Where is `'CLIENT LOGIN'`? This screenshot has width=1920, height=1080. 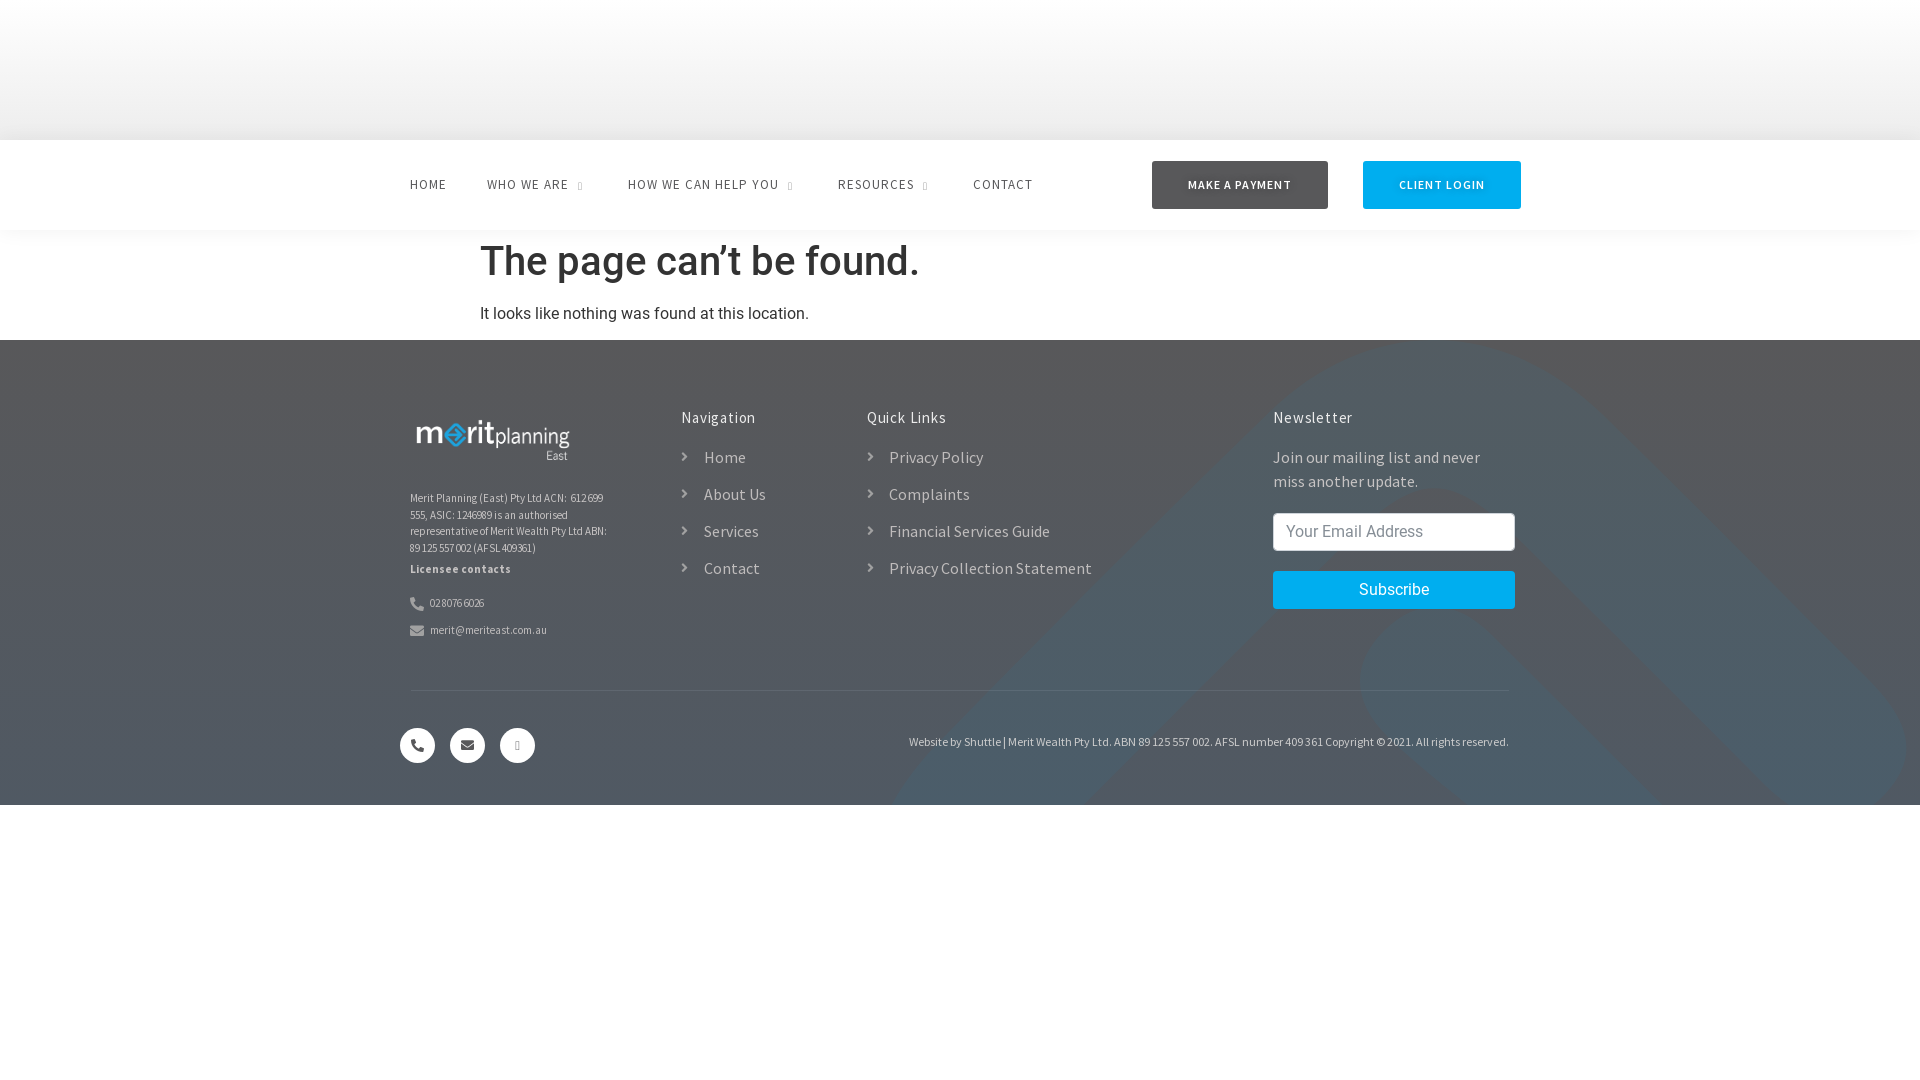
'CLIENT LOGIN' is located at coordinates (1441, 185).